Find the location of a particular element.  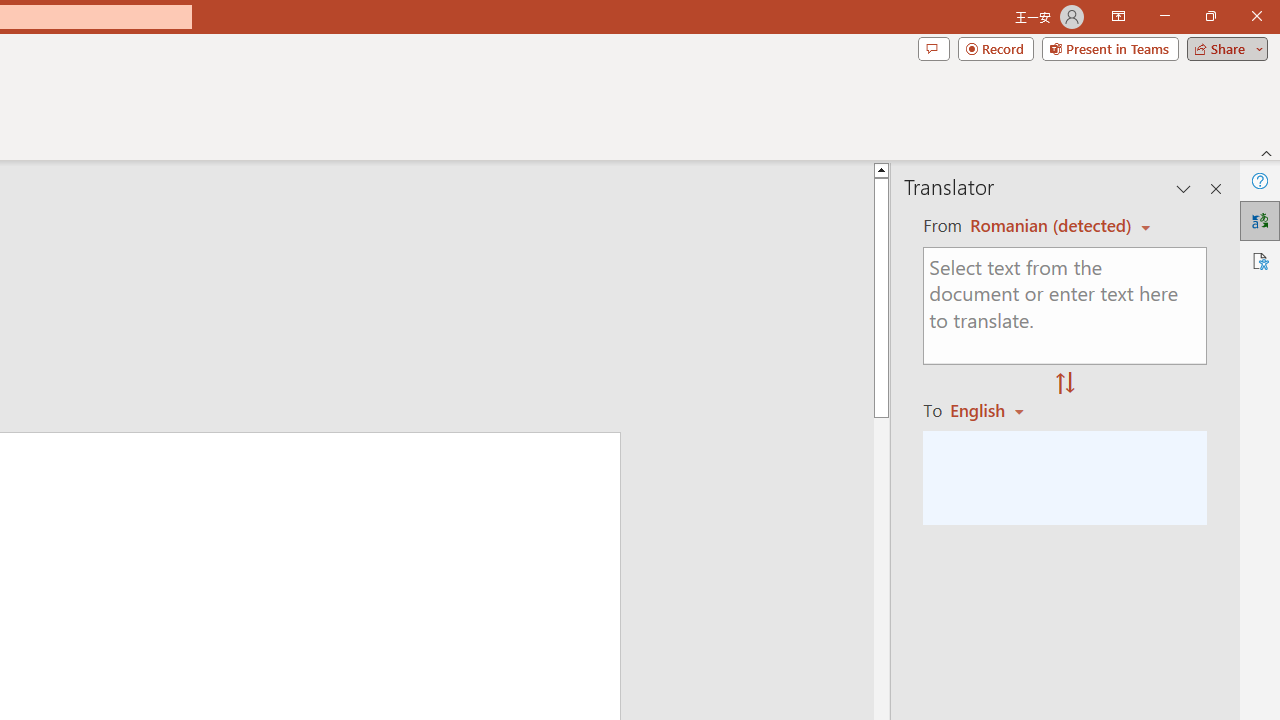

'Record' is located at coordinates (995, 47).